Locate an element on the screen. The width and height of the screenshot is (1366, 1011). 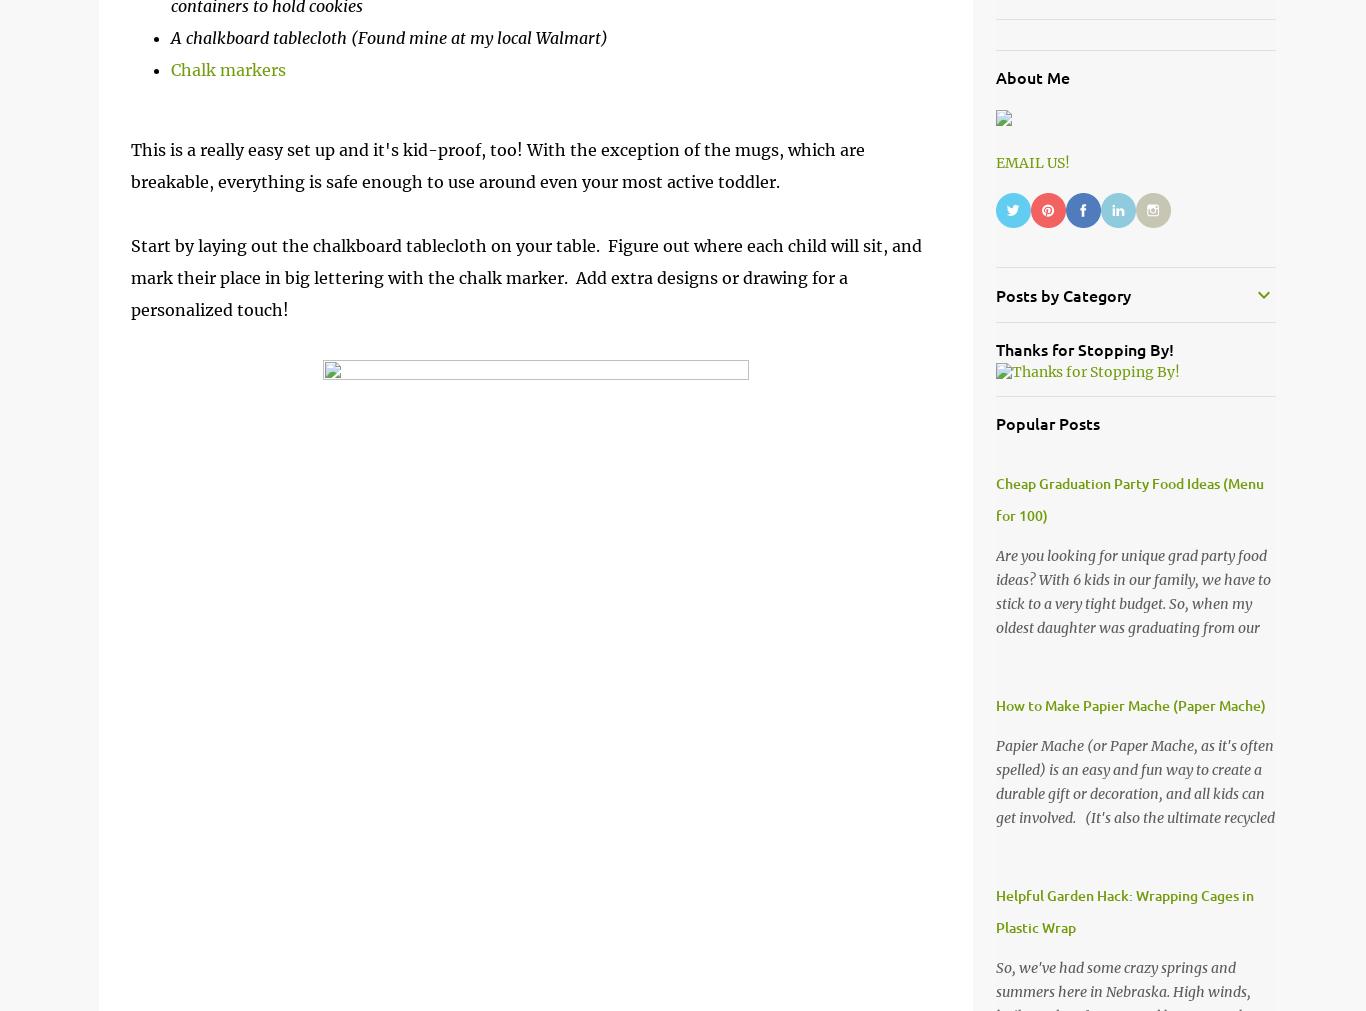
'This is a really easy set up and it's kid-proof, too! With the exception of the mugs, which are breakable, everything is safe enough to use around even your most active toddler.' is located at coordinates (496, 165).